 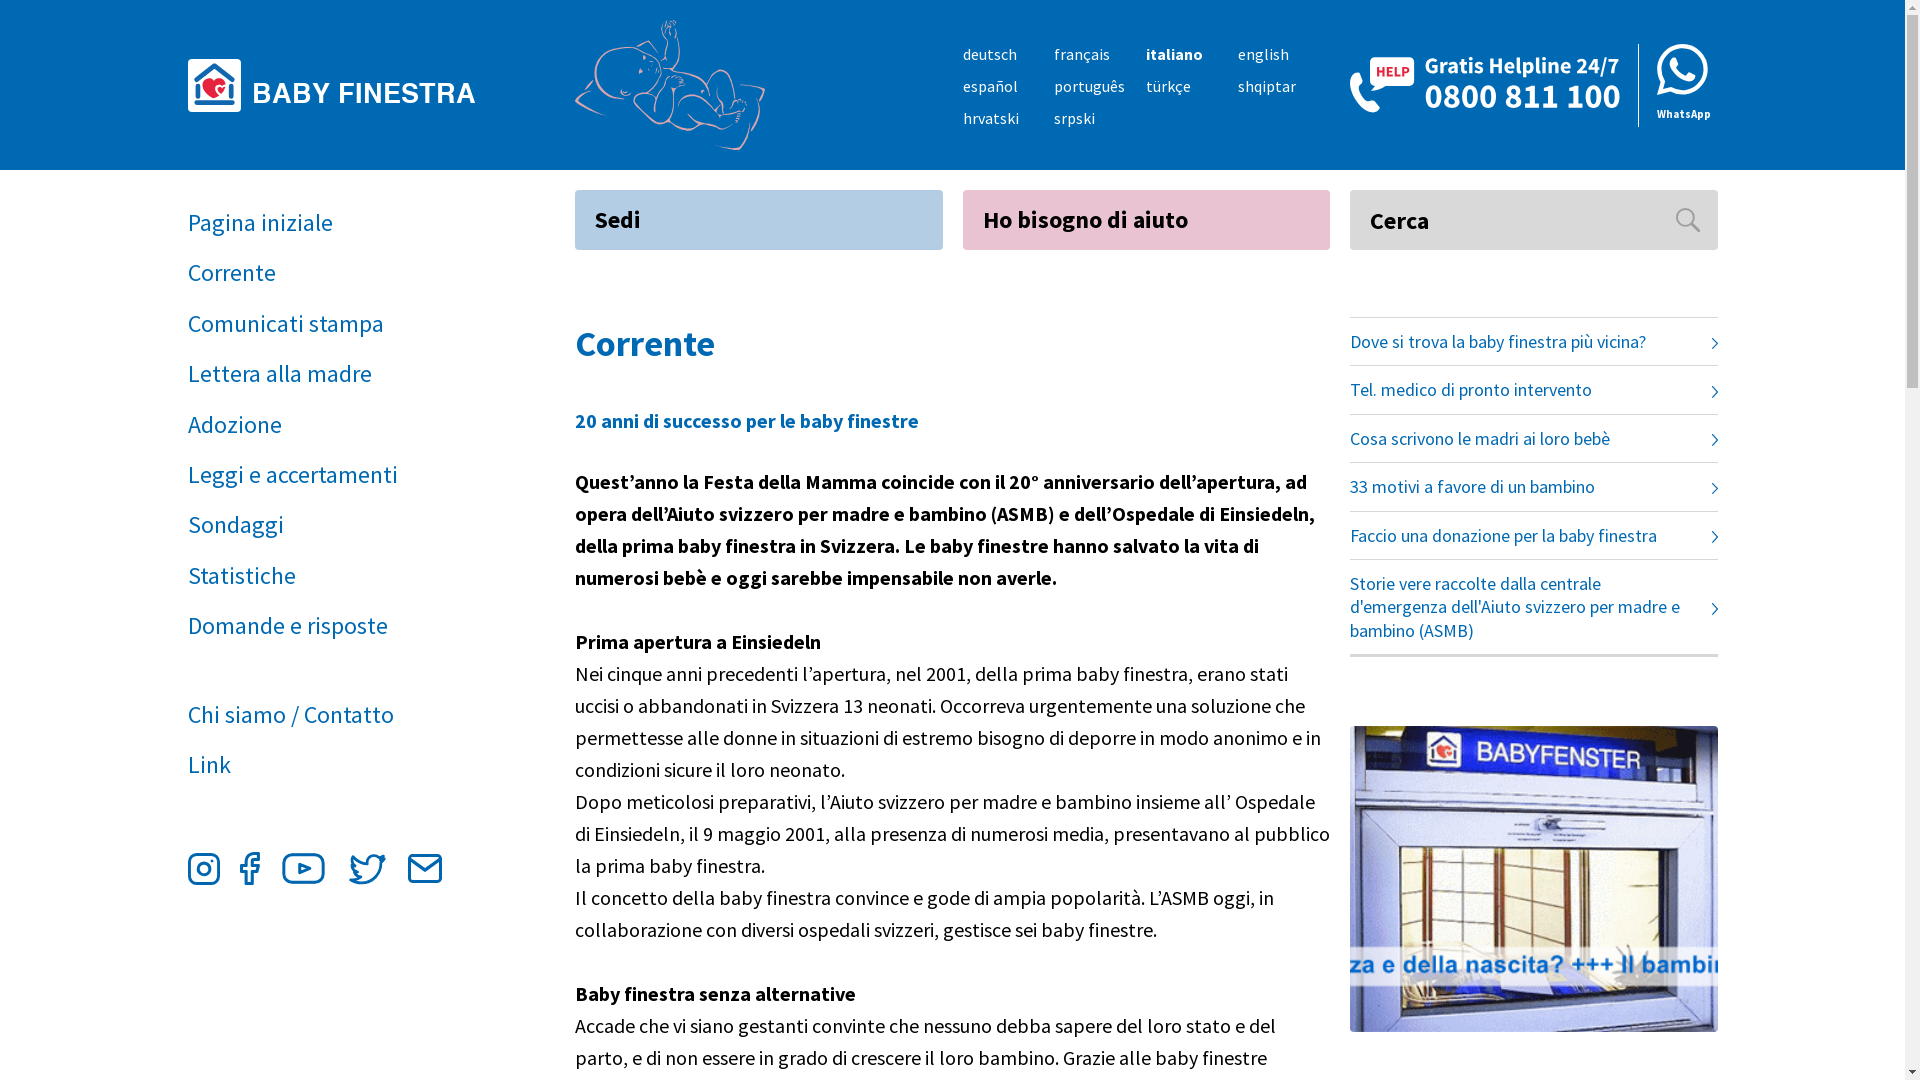 I want to click on '33 motivi a favore di un bambino', so click(x=1533, y=486).